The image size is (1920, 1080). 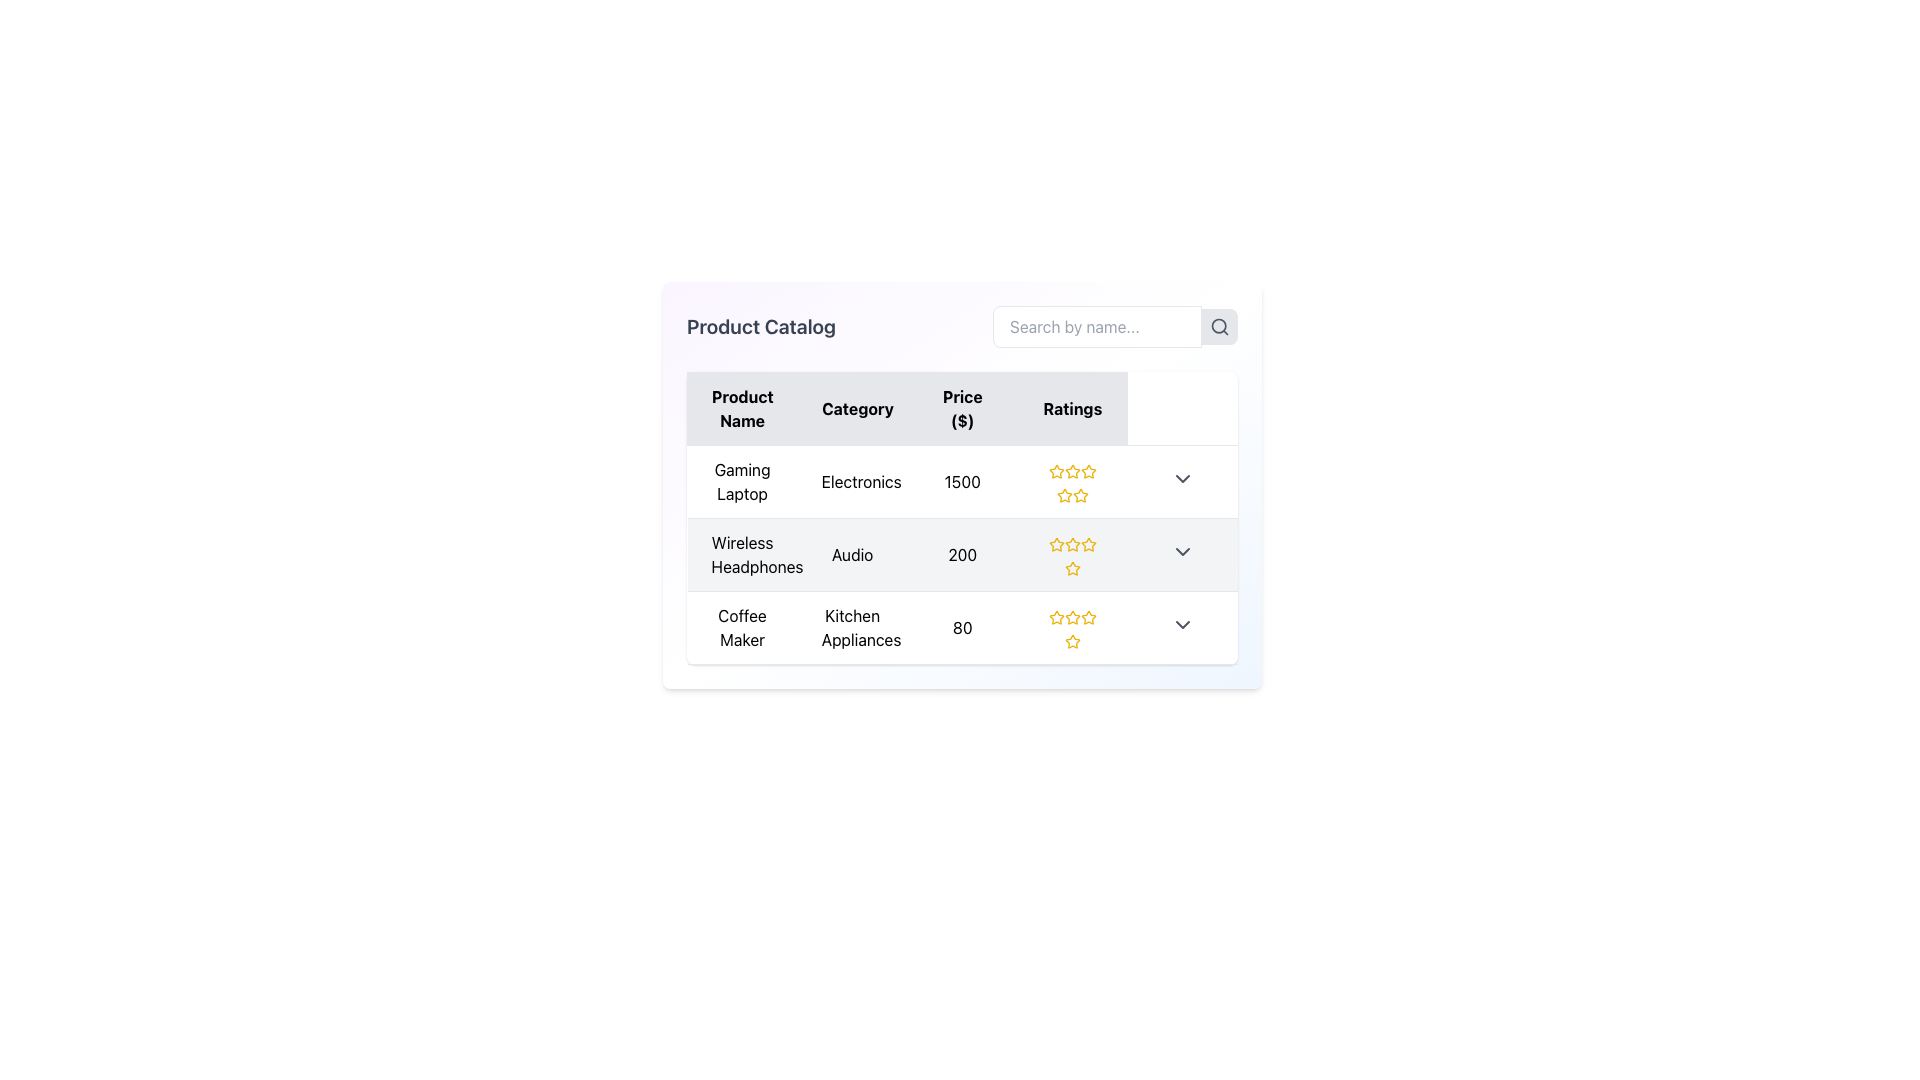 What do you see at coordinates (1114, 326) in the screenshot?
I see `the search icon located in the search bar to initiate the search for items by entering keywords` at bounding box center [1114, 326].